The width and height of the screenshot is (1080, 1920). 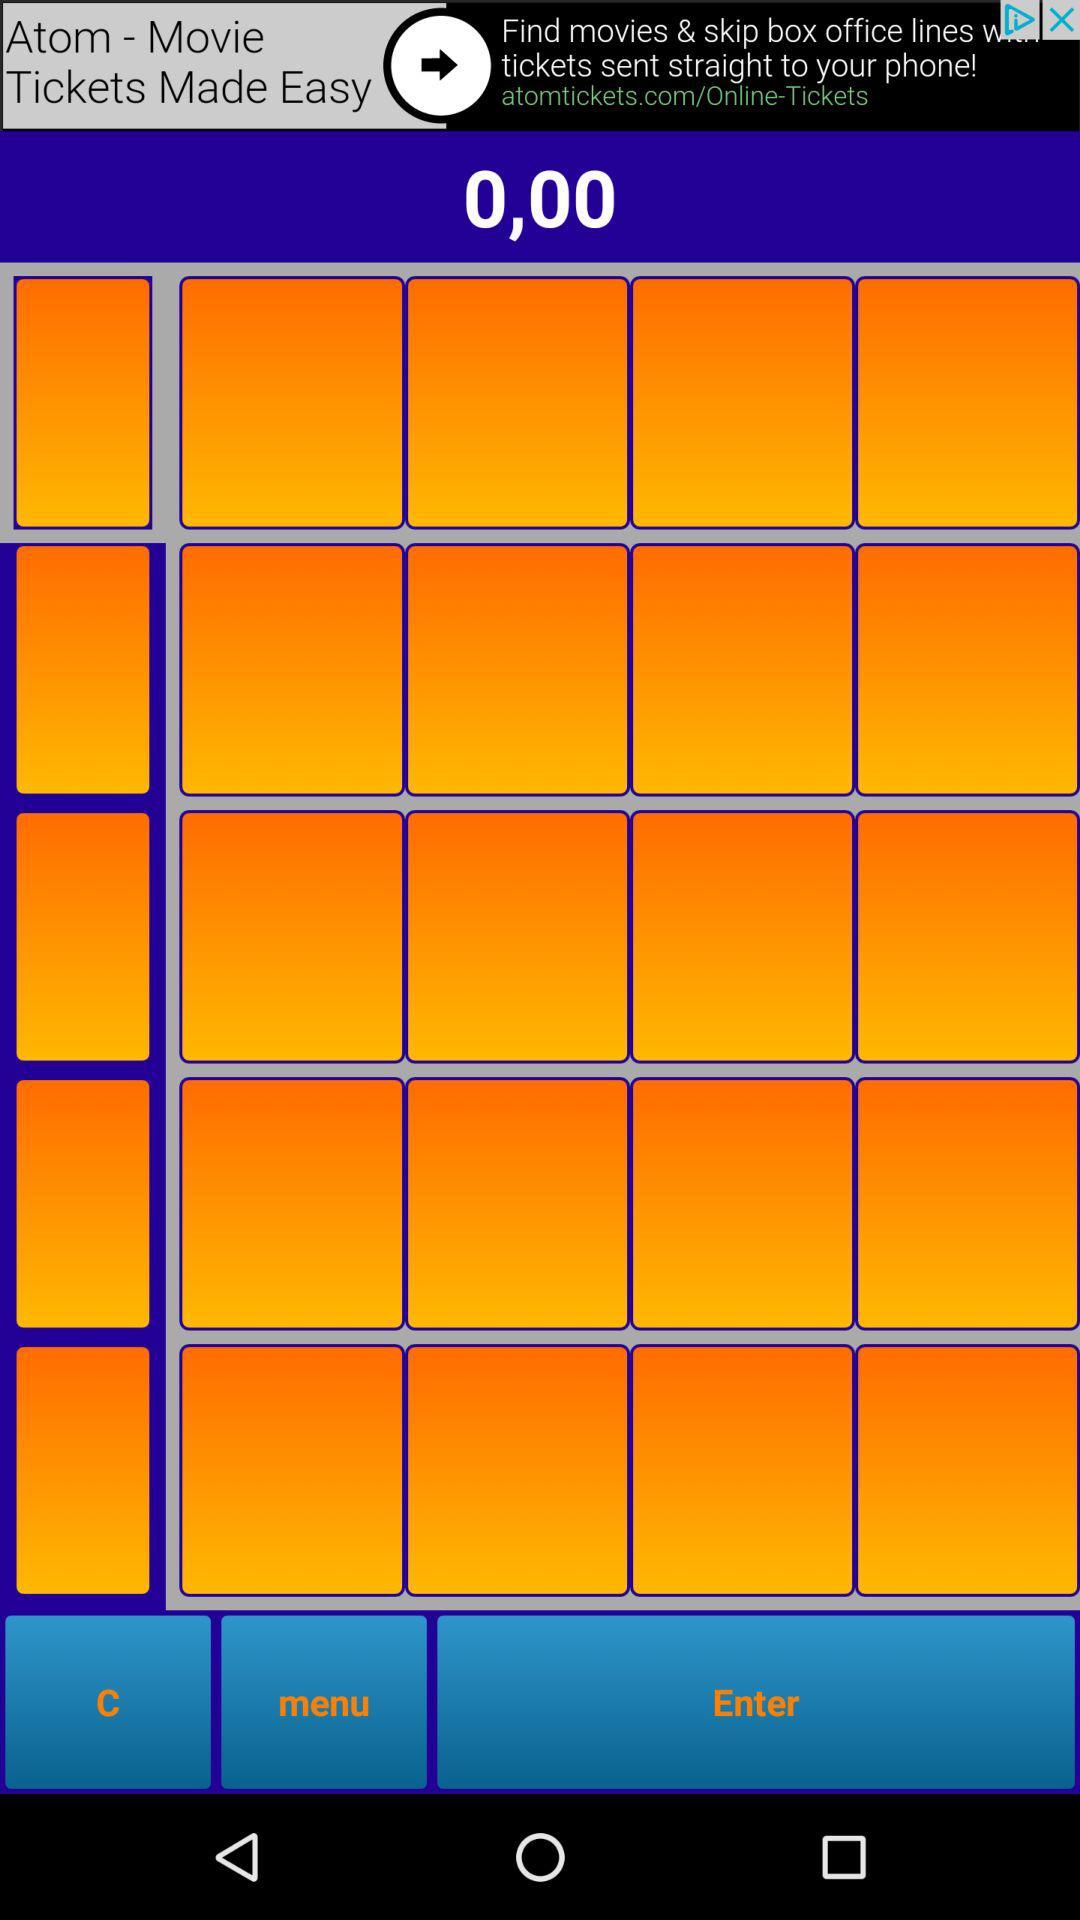 I want to click on button, so click(x=81, y=401).